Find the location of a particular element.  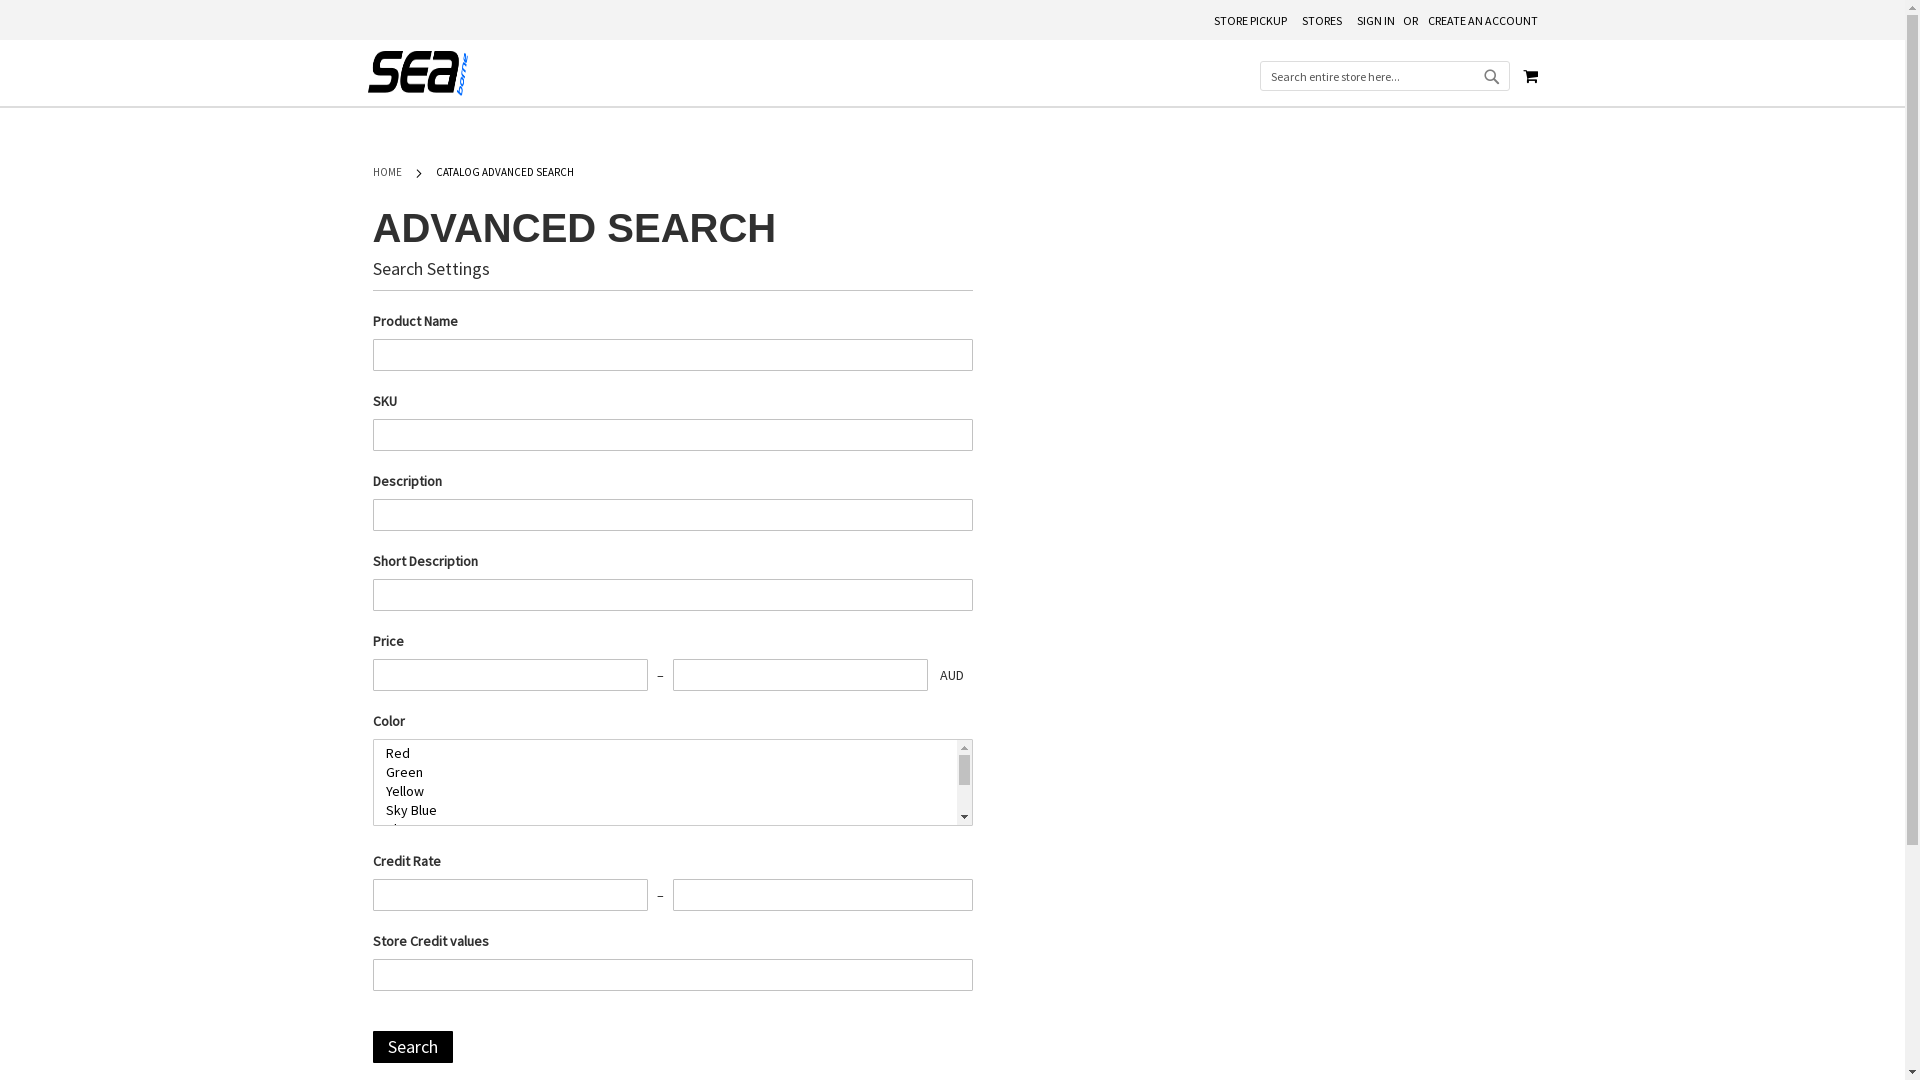

'SEARCH' is located at coordinates (1492, 76).